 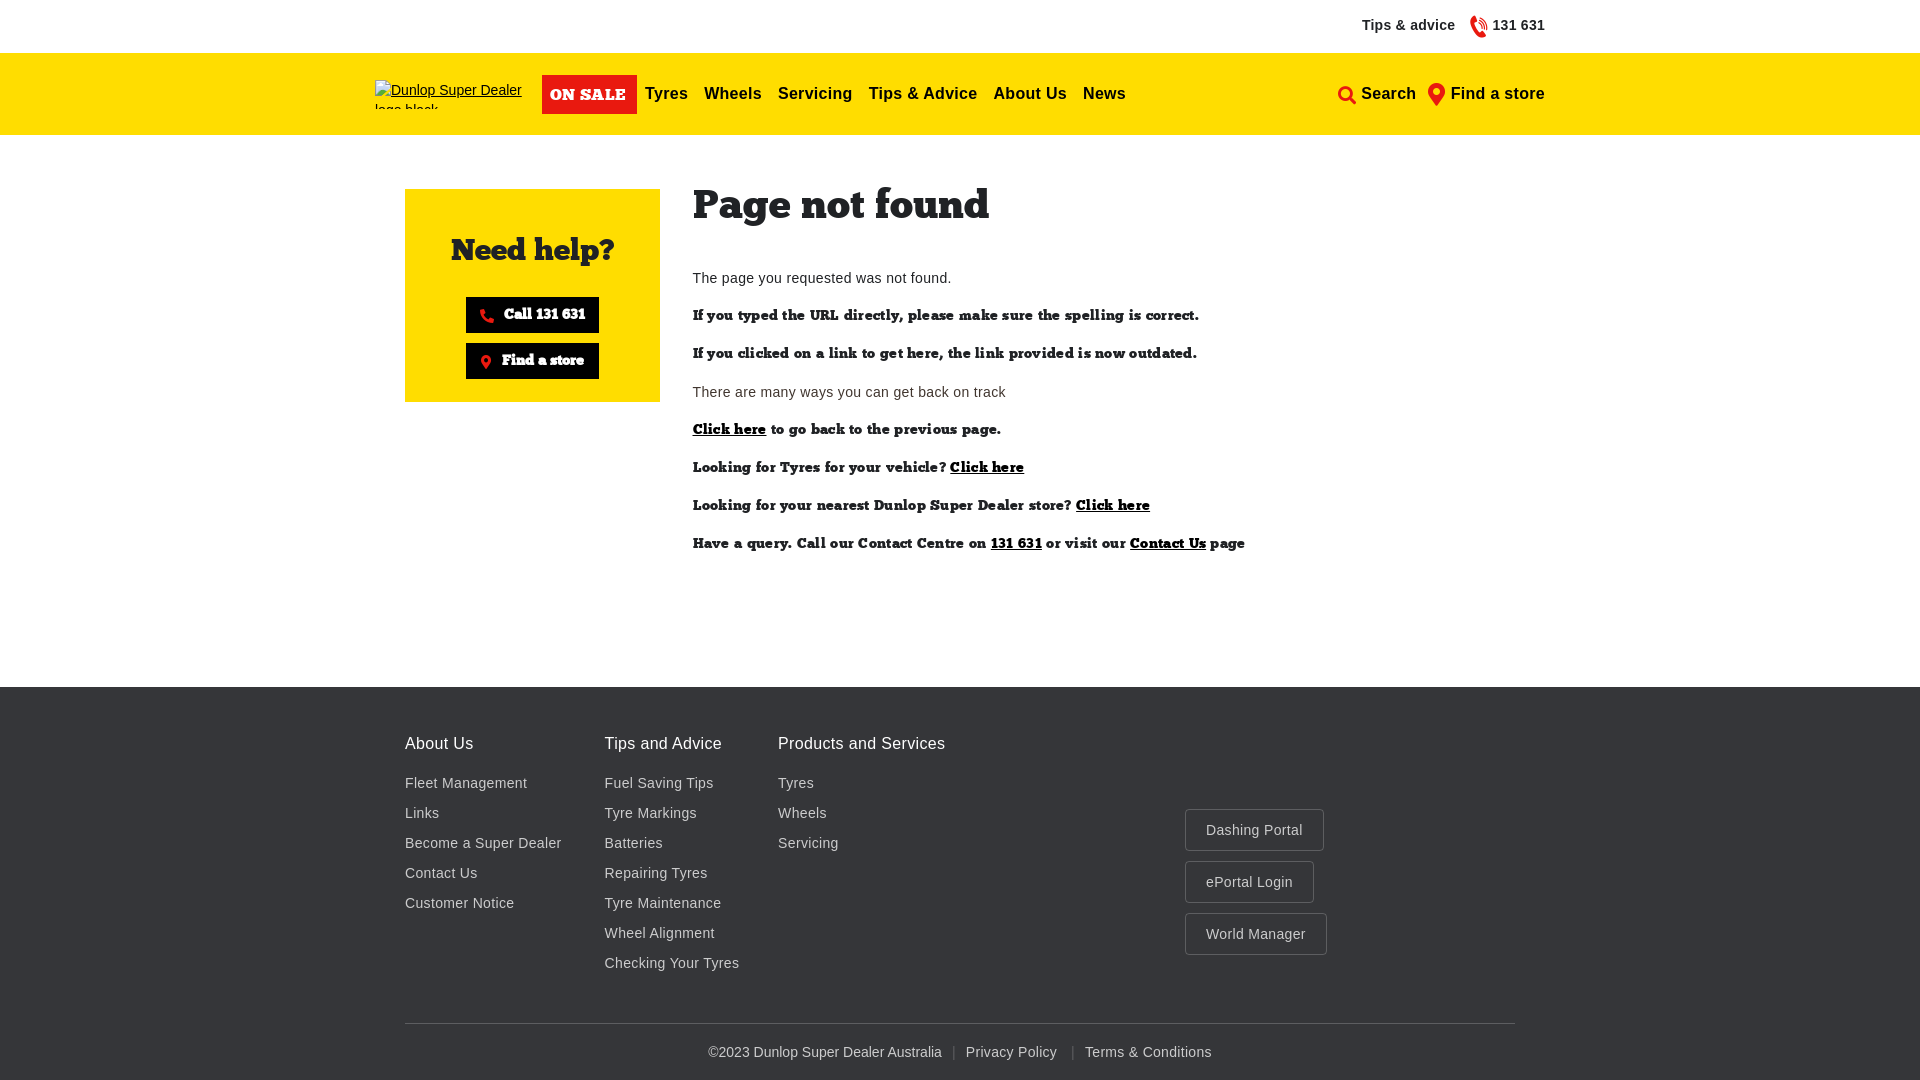 What do you see at coordinates (1253, 829) in the screenshot?
I see `'Dashing Portal'` at bounding box center [1253, 829].